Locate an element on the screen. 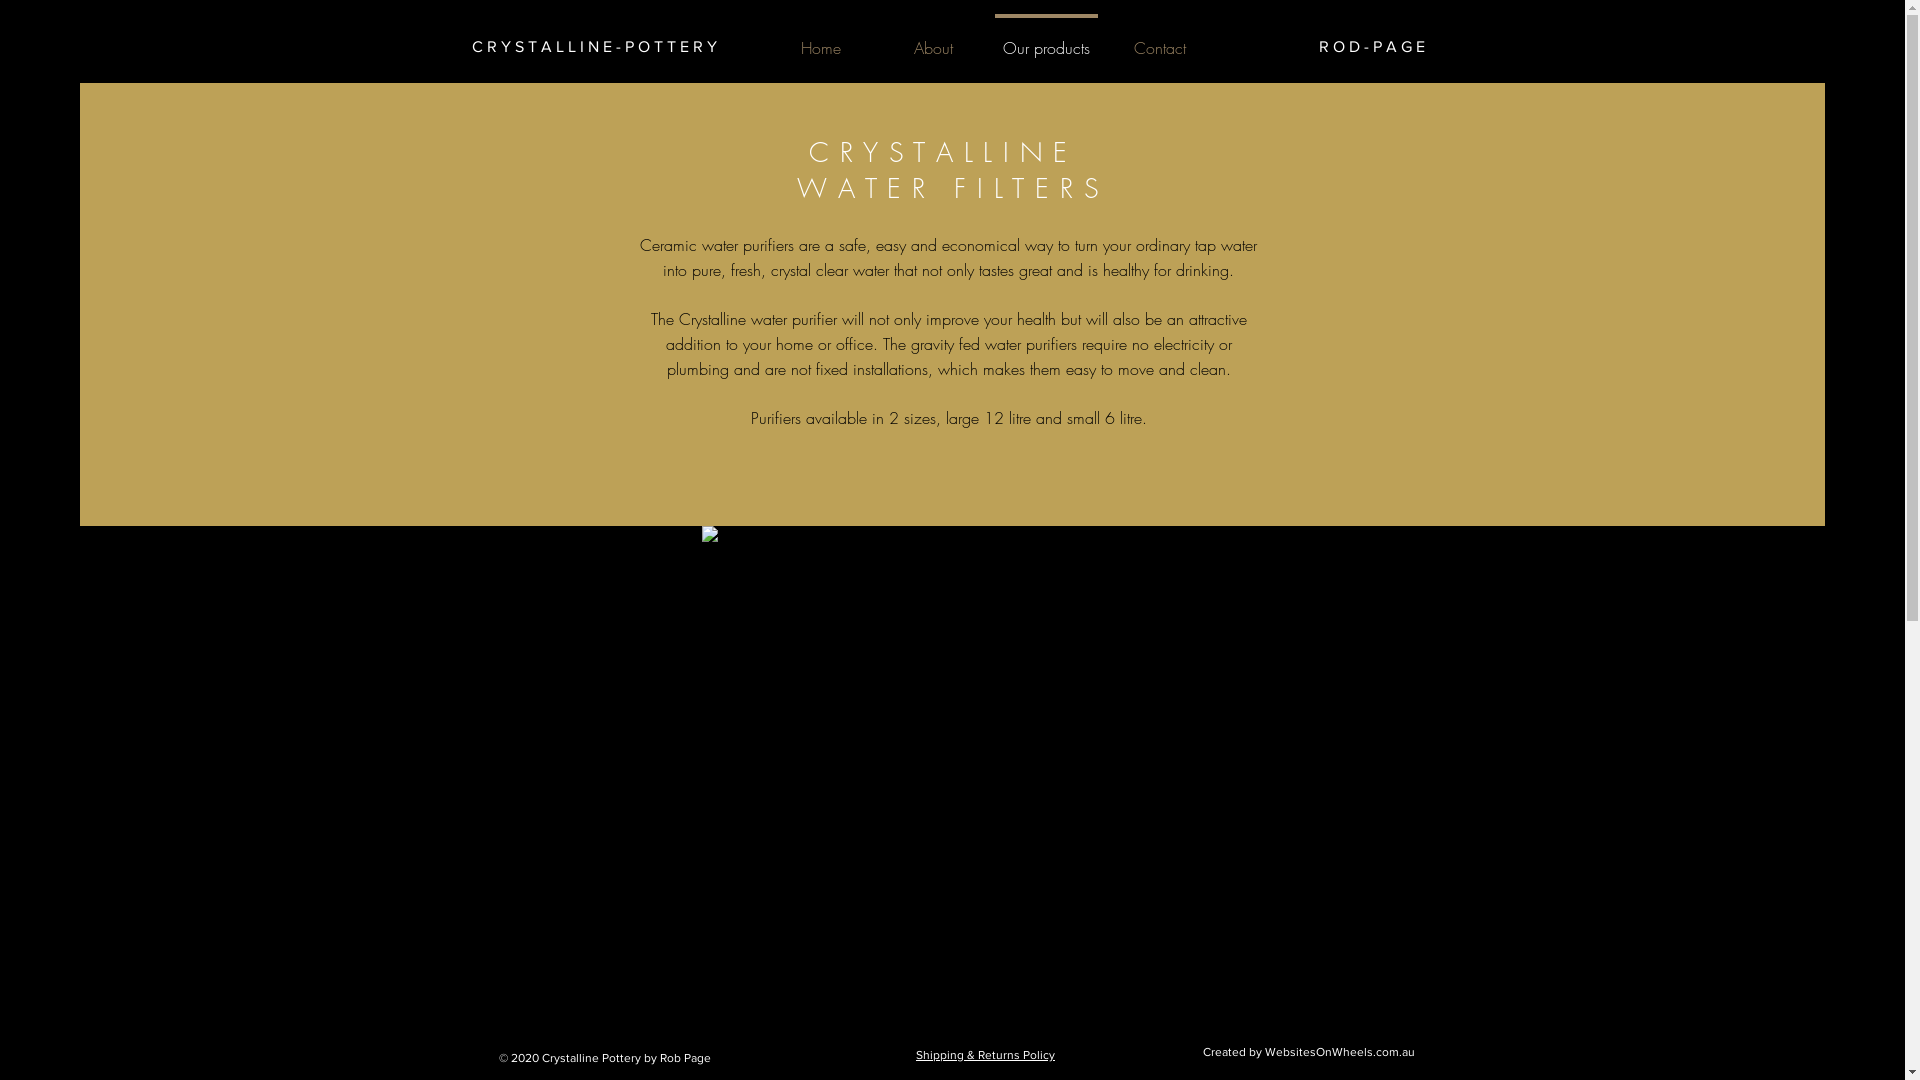  'Home' is located at coordinates (820, 38).